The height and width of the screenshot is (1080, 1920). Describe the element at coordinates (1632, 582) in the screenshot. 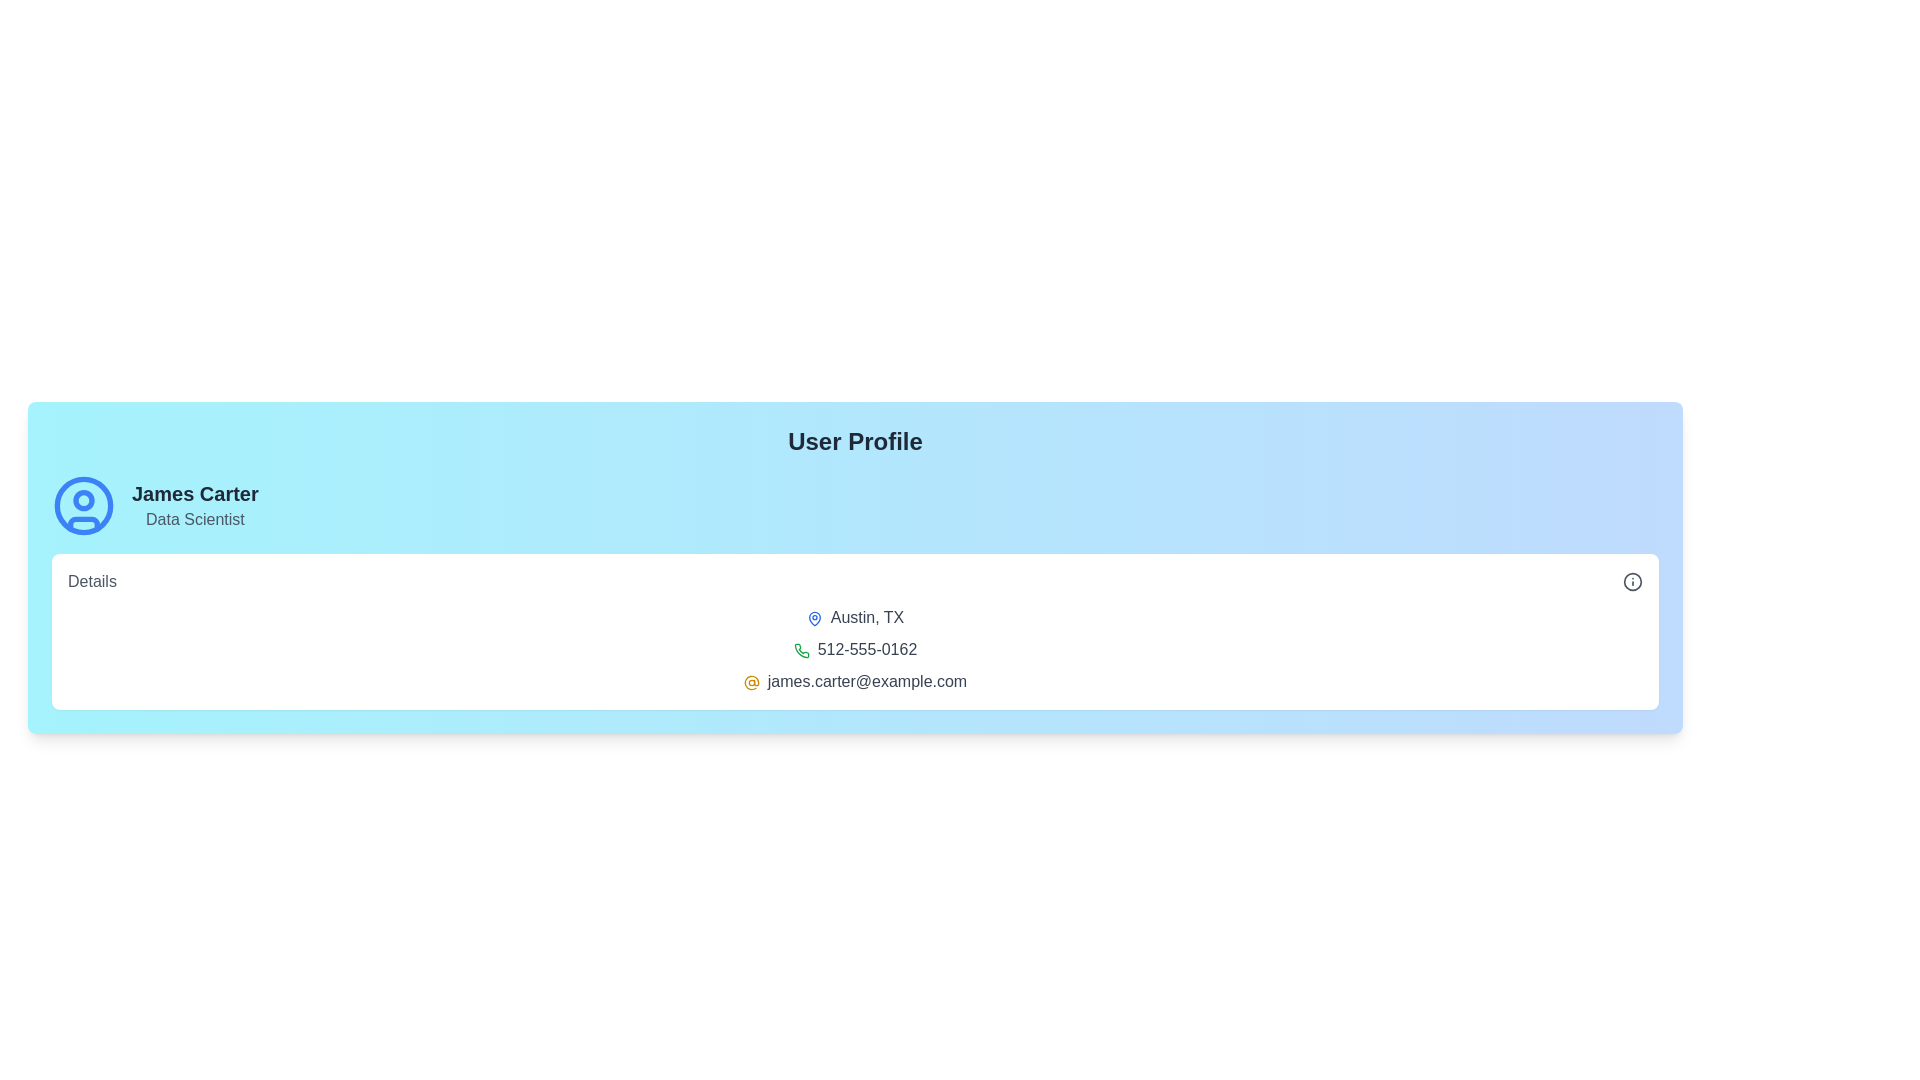

I see `the informational icon located to the right of the 'Details' text in the horizontal row labeled 'Details'` at that location.